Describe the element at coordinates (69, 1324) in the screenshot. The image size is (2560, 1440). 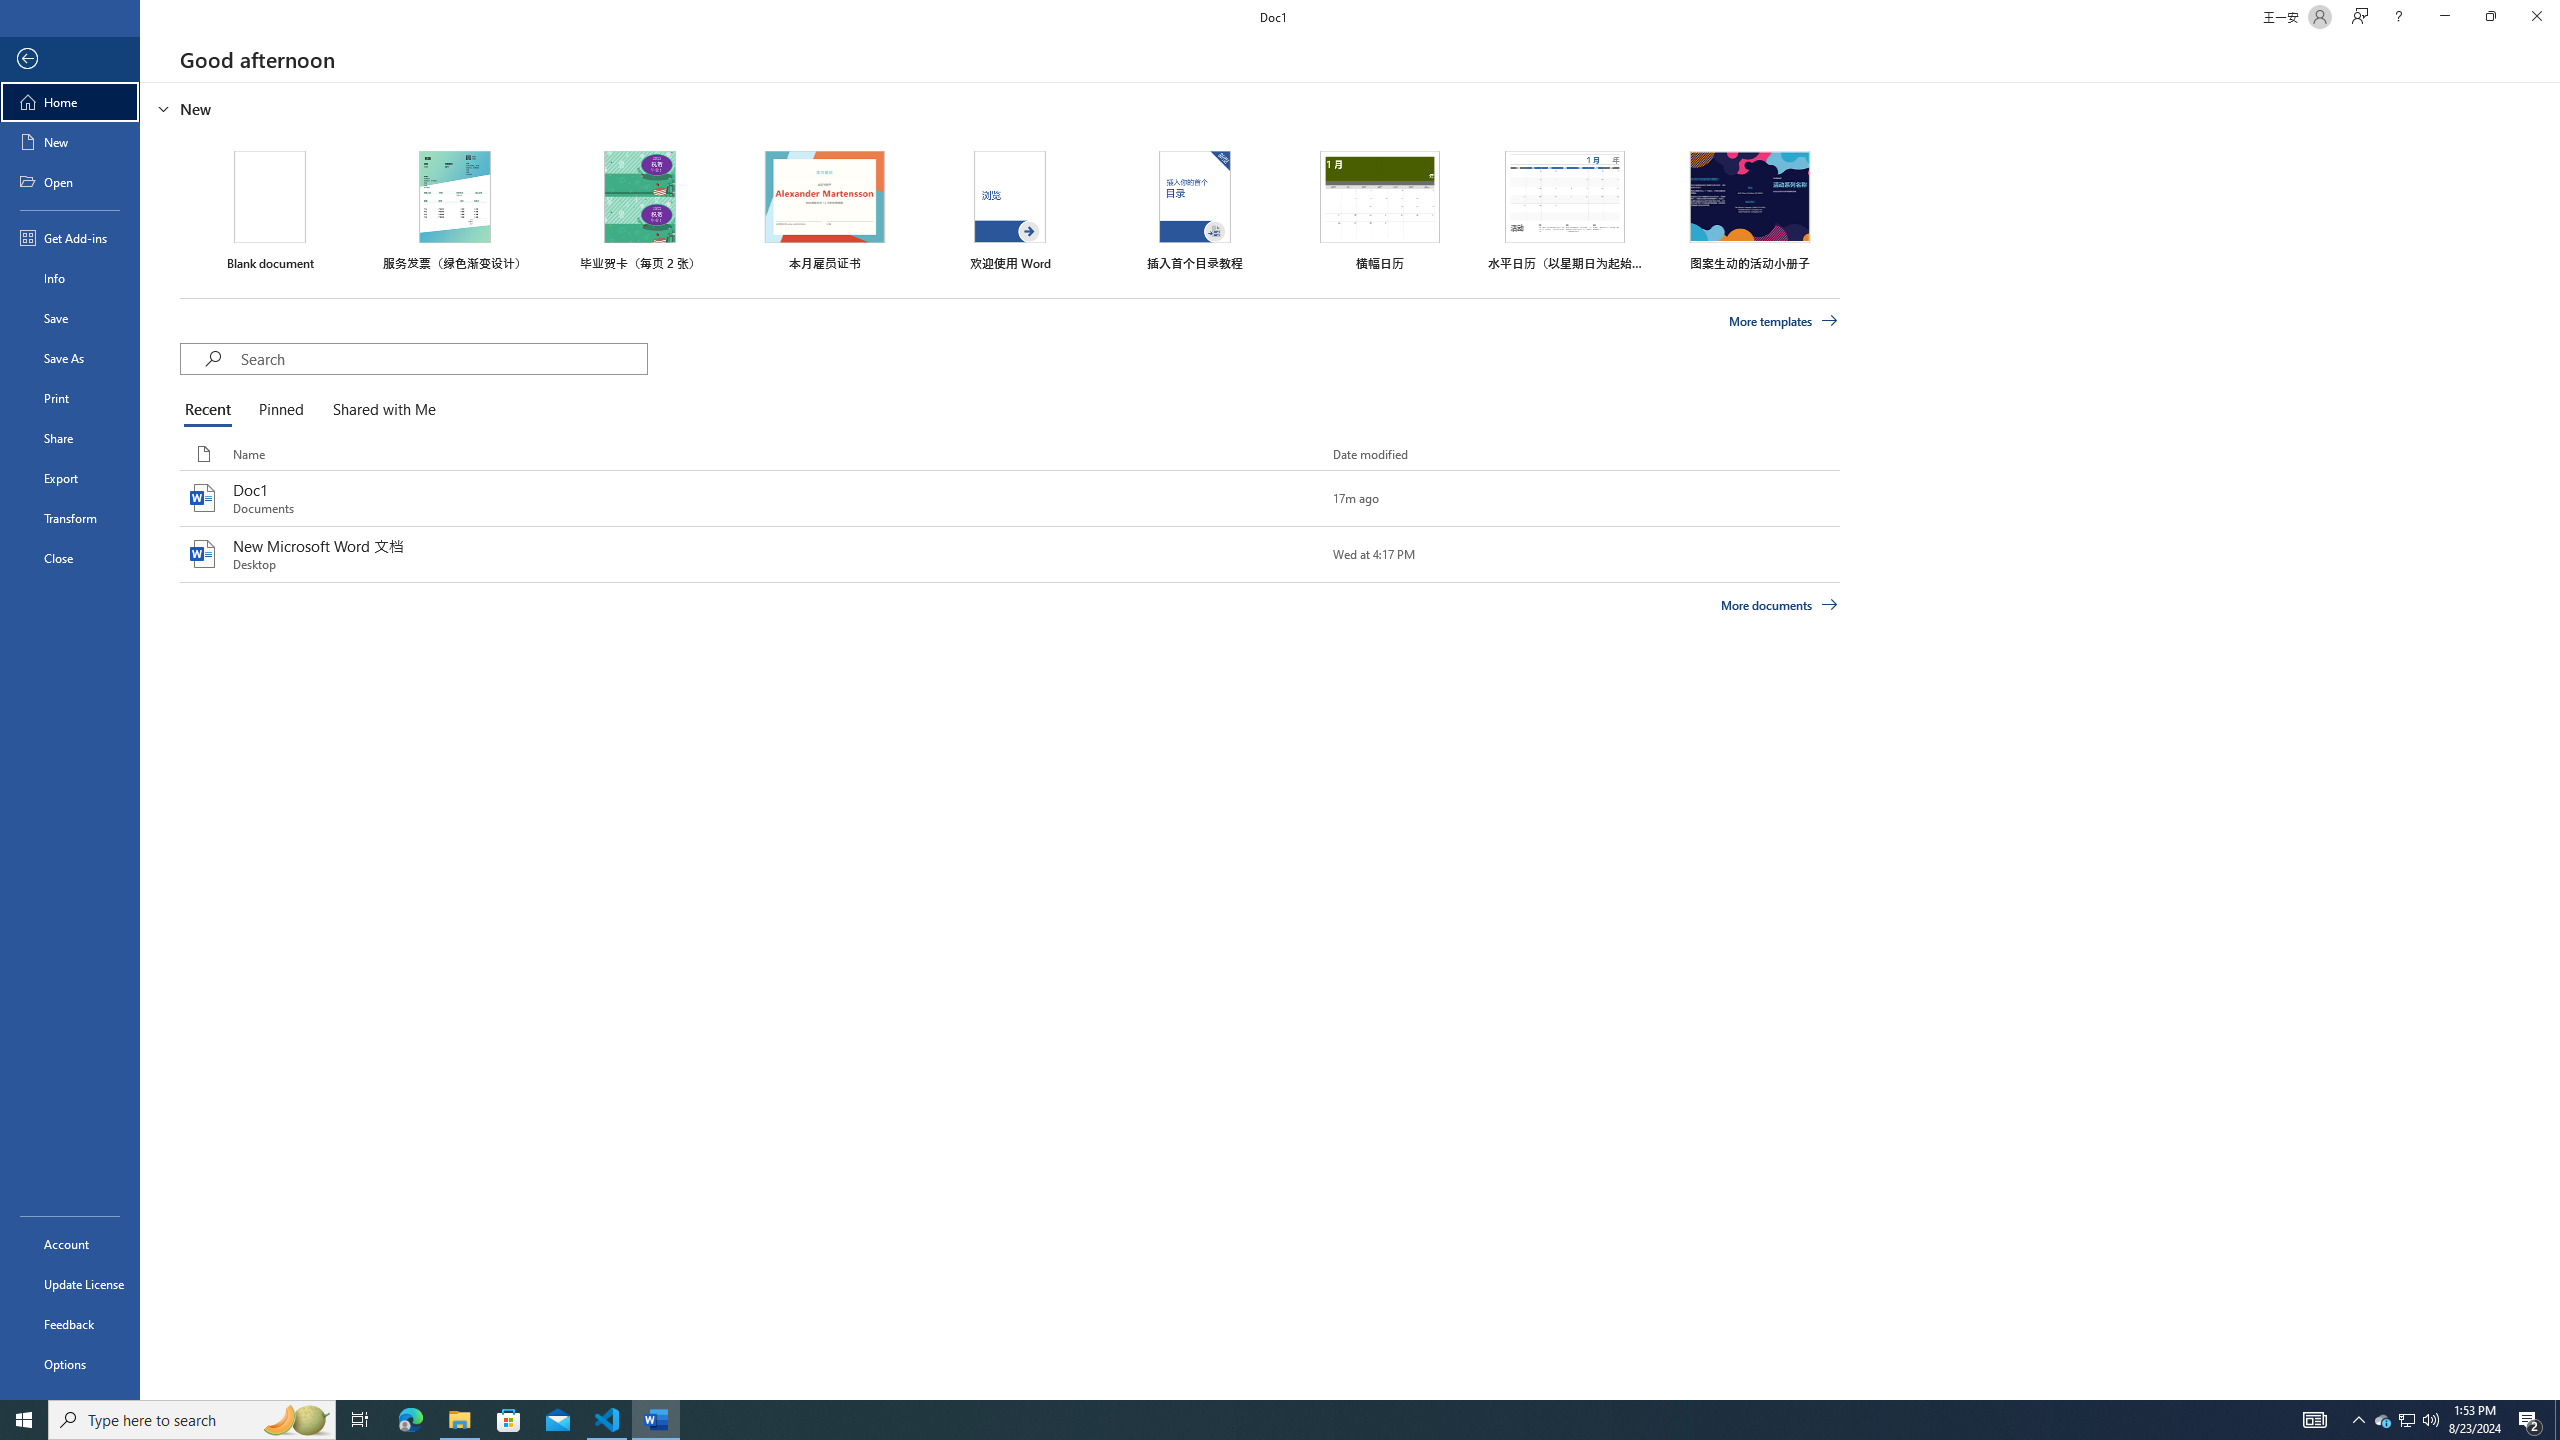
I see `'Feedback'` at that location.